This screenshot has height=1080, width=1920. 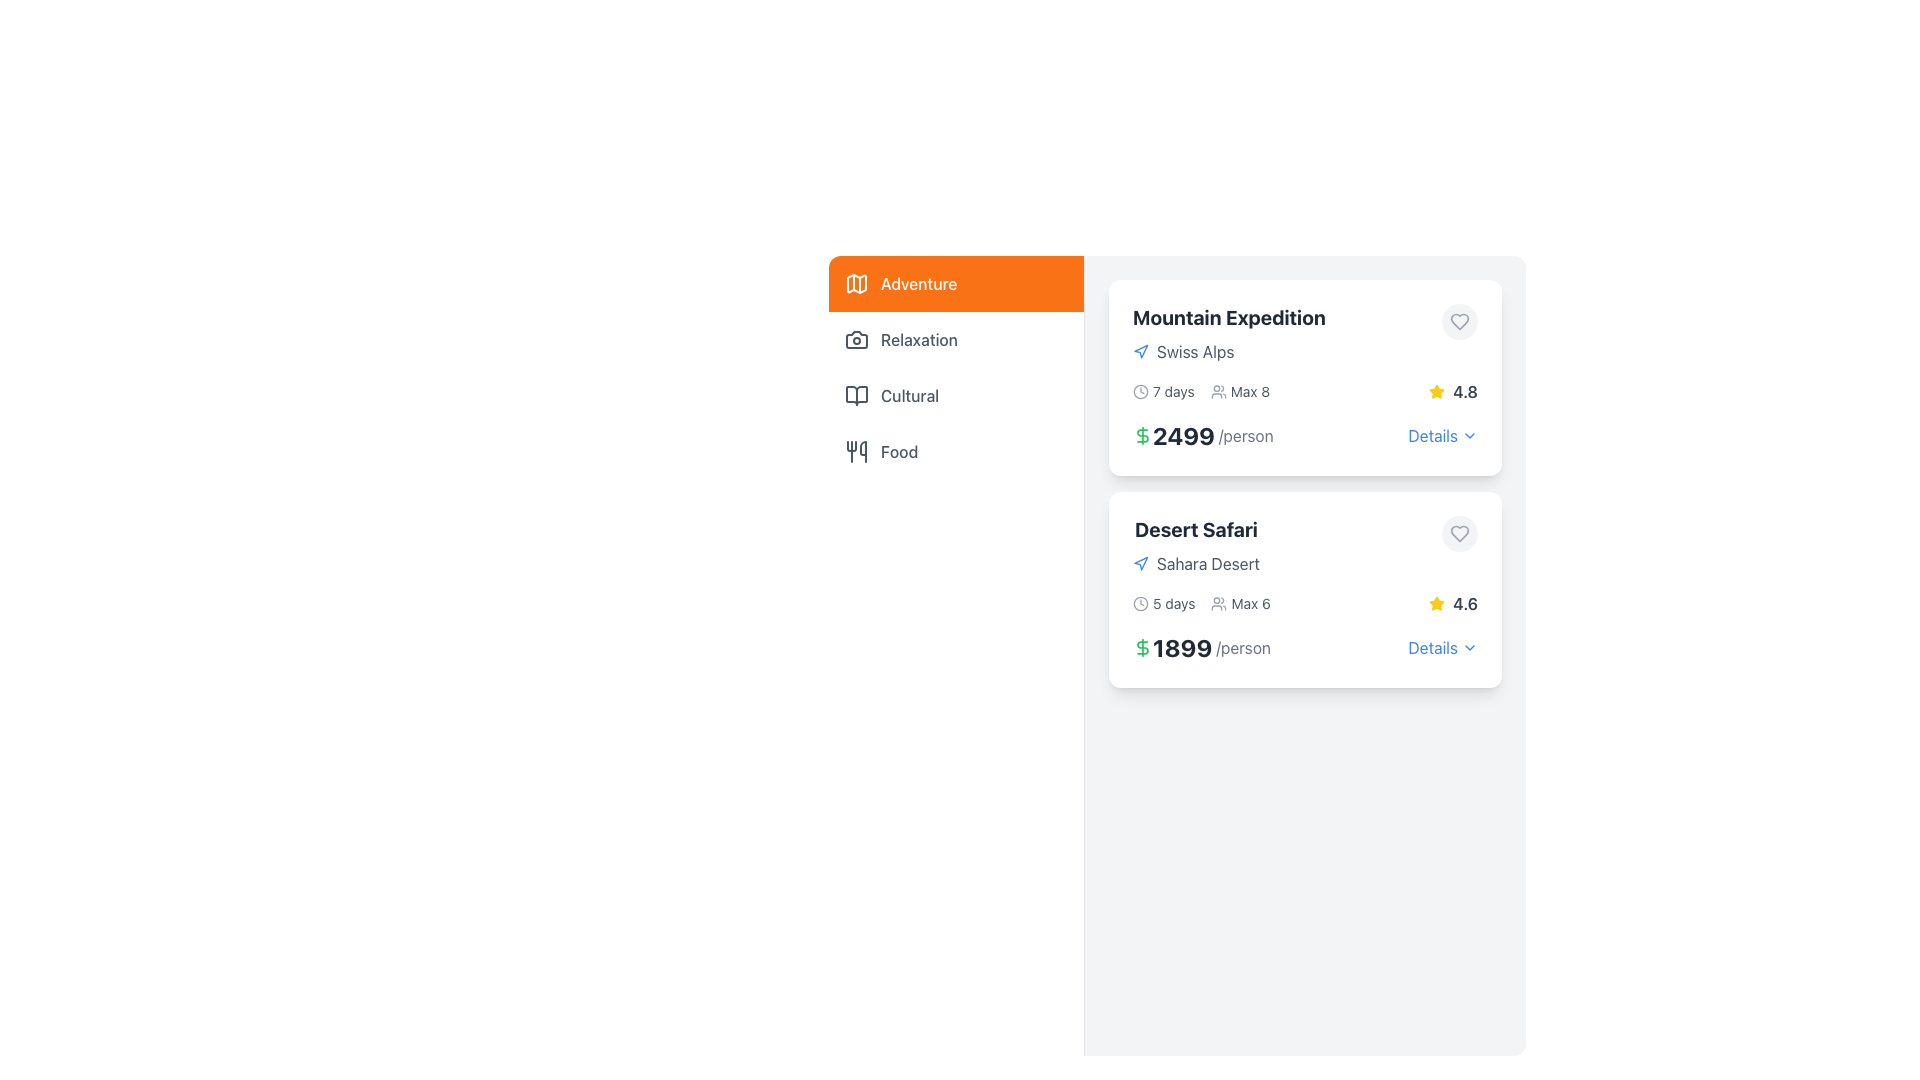 What do you see at coordinates (1163, 392) in the screenshot?
I see `the informational label displaying a clock icon and the text '7 days' located in the upper-left section of the 'Mountain Expedition' card` at bounding box center [1163, 392].